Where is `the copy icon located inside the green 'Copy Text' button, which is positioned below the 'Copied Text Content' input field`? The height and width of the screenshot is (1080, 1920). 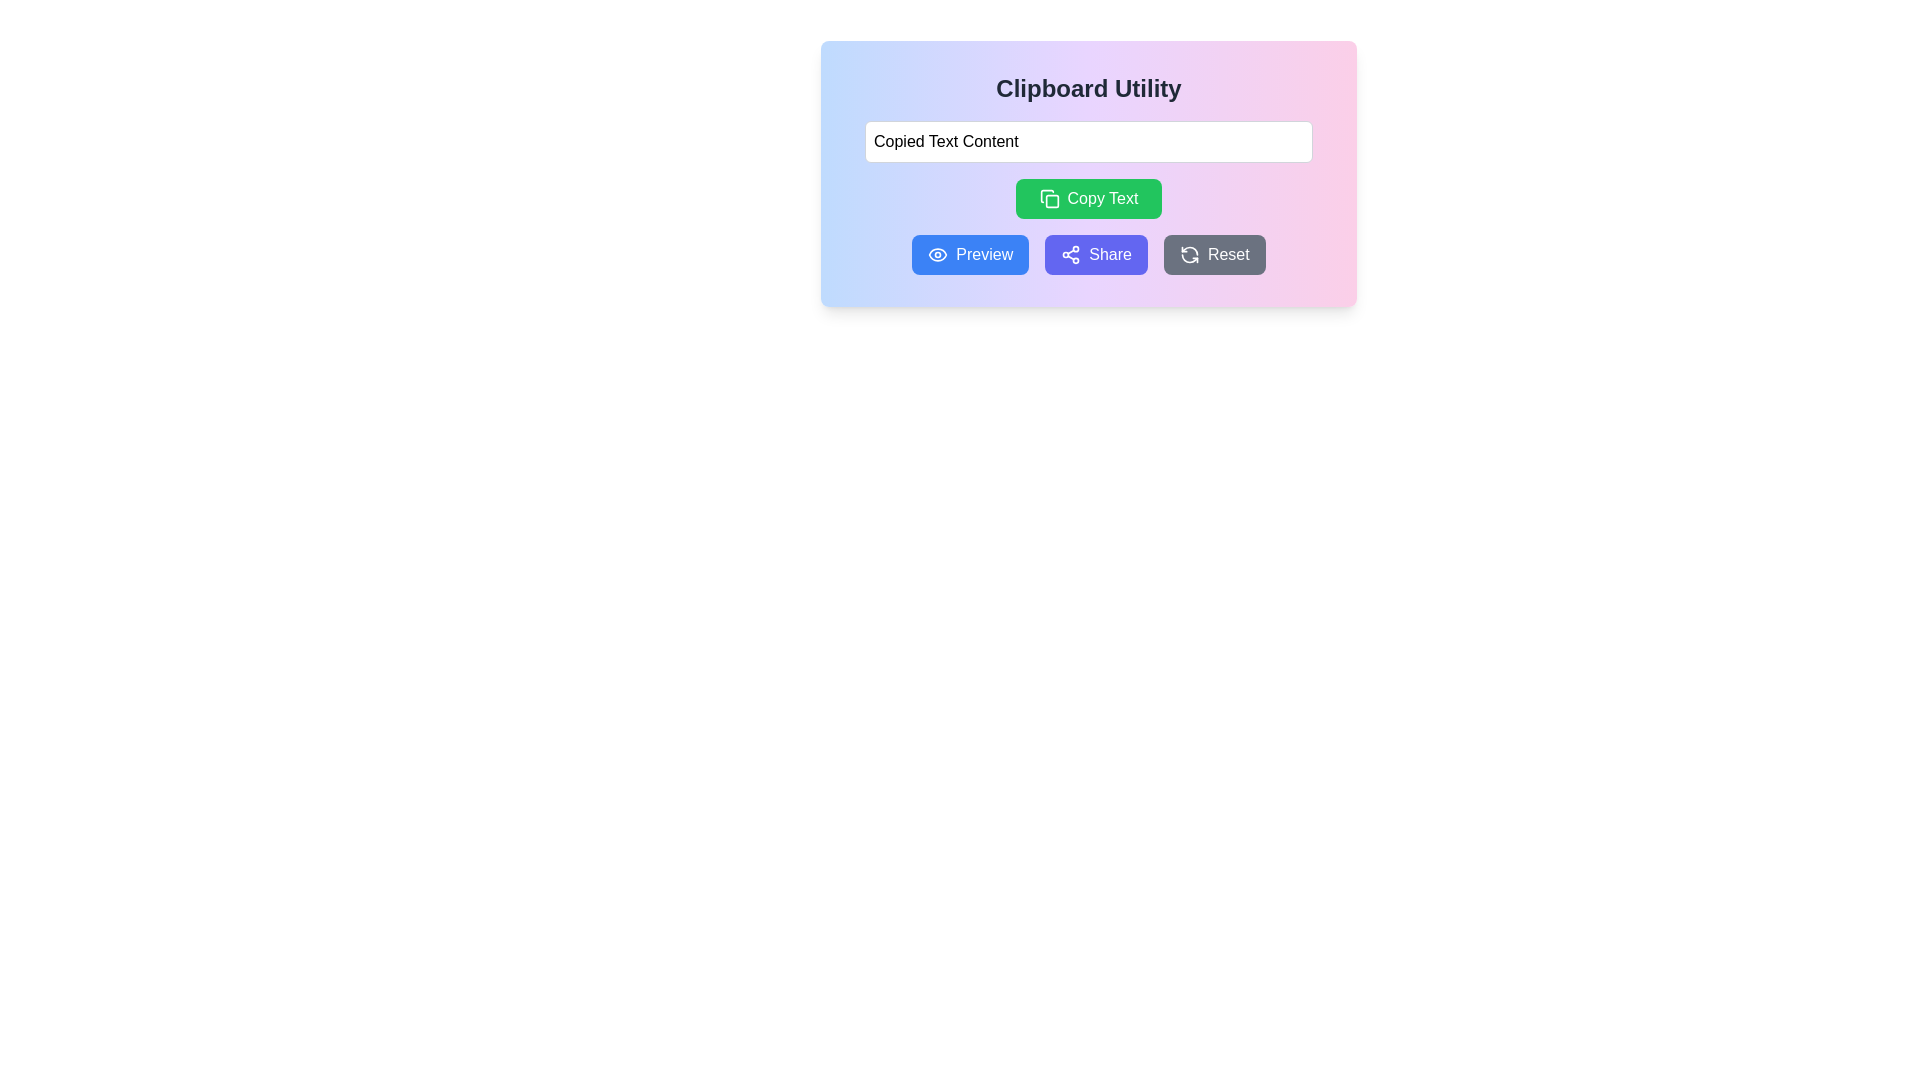 the copy icon located inside the green 'Copy Text' button, which is positioned below the 'Copied Text Content' input field is located at coordinates (1048, 199).